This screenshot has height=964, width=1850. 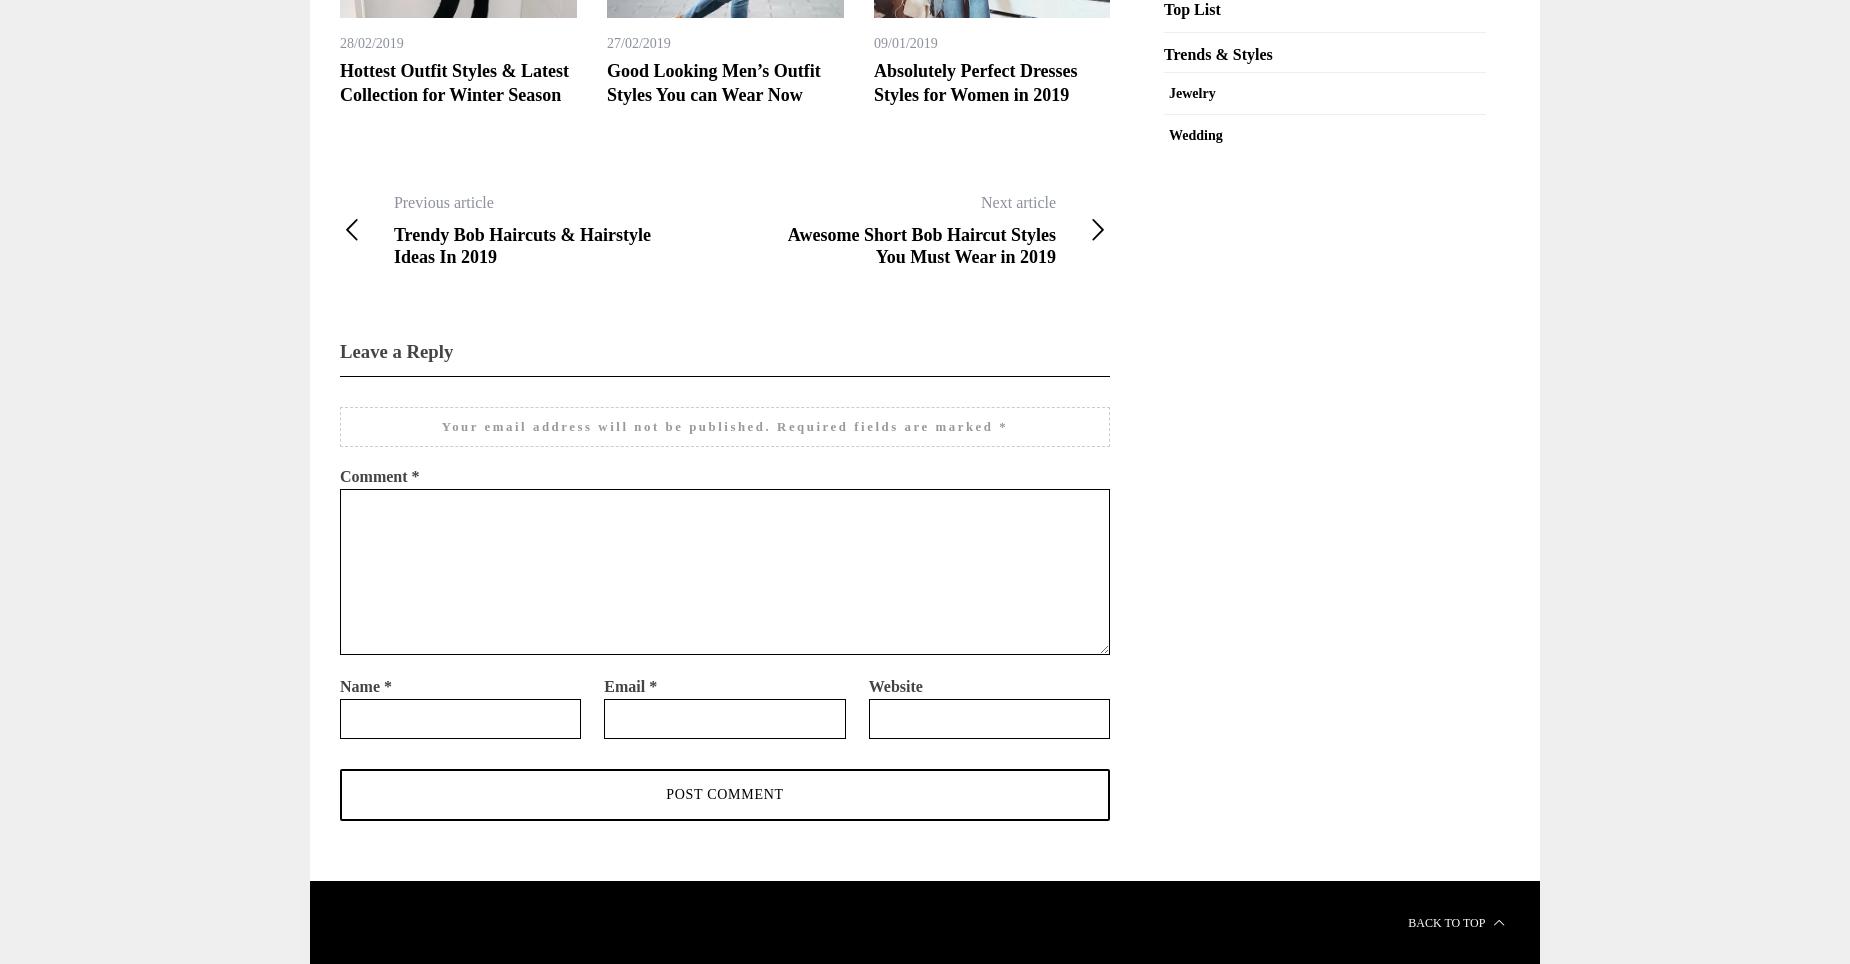 I want to click on '28/11/2018', so click(x=1706, y=43).